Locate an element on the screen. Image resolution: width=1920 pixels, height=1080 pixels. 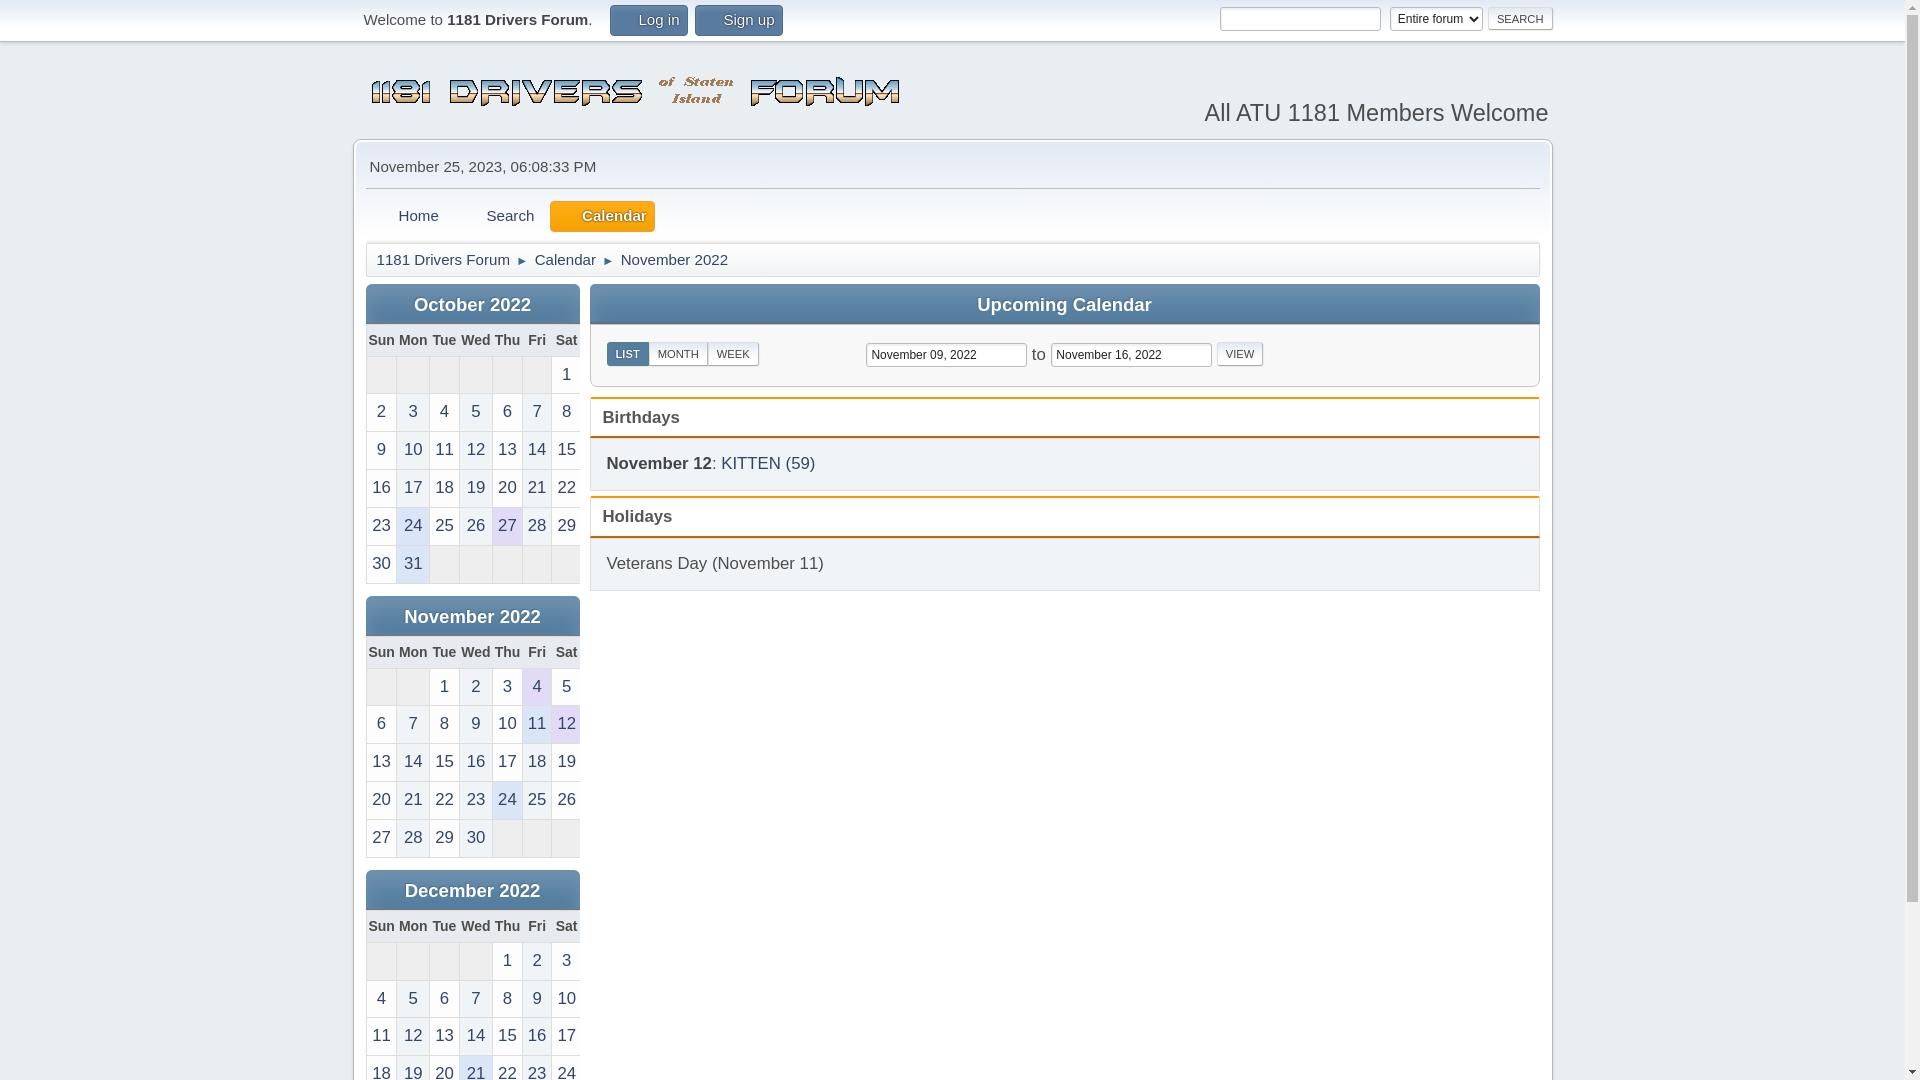
'19' is located at coordinates (474, 488).